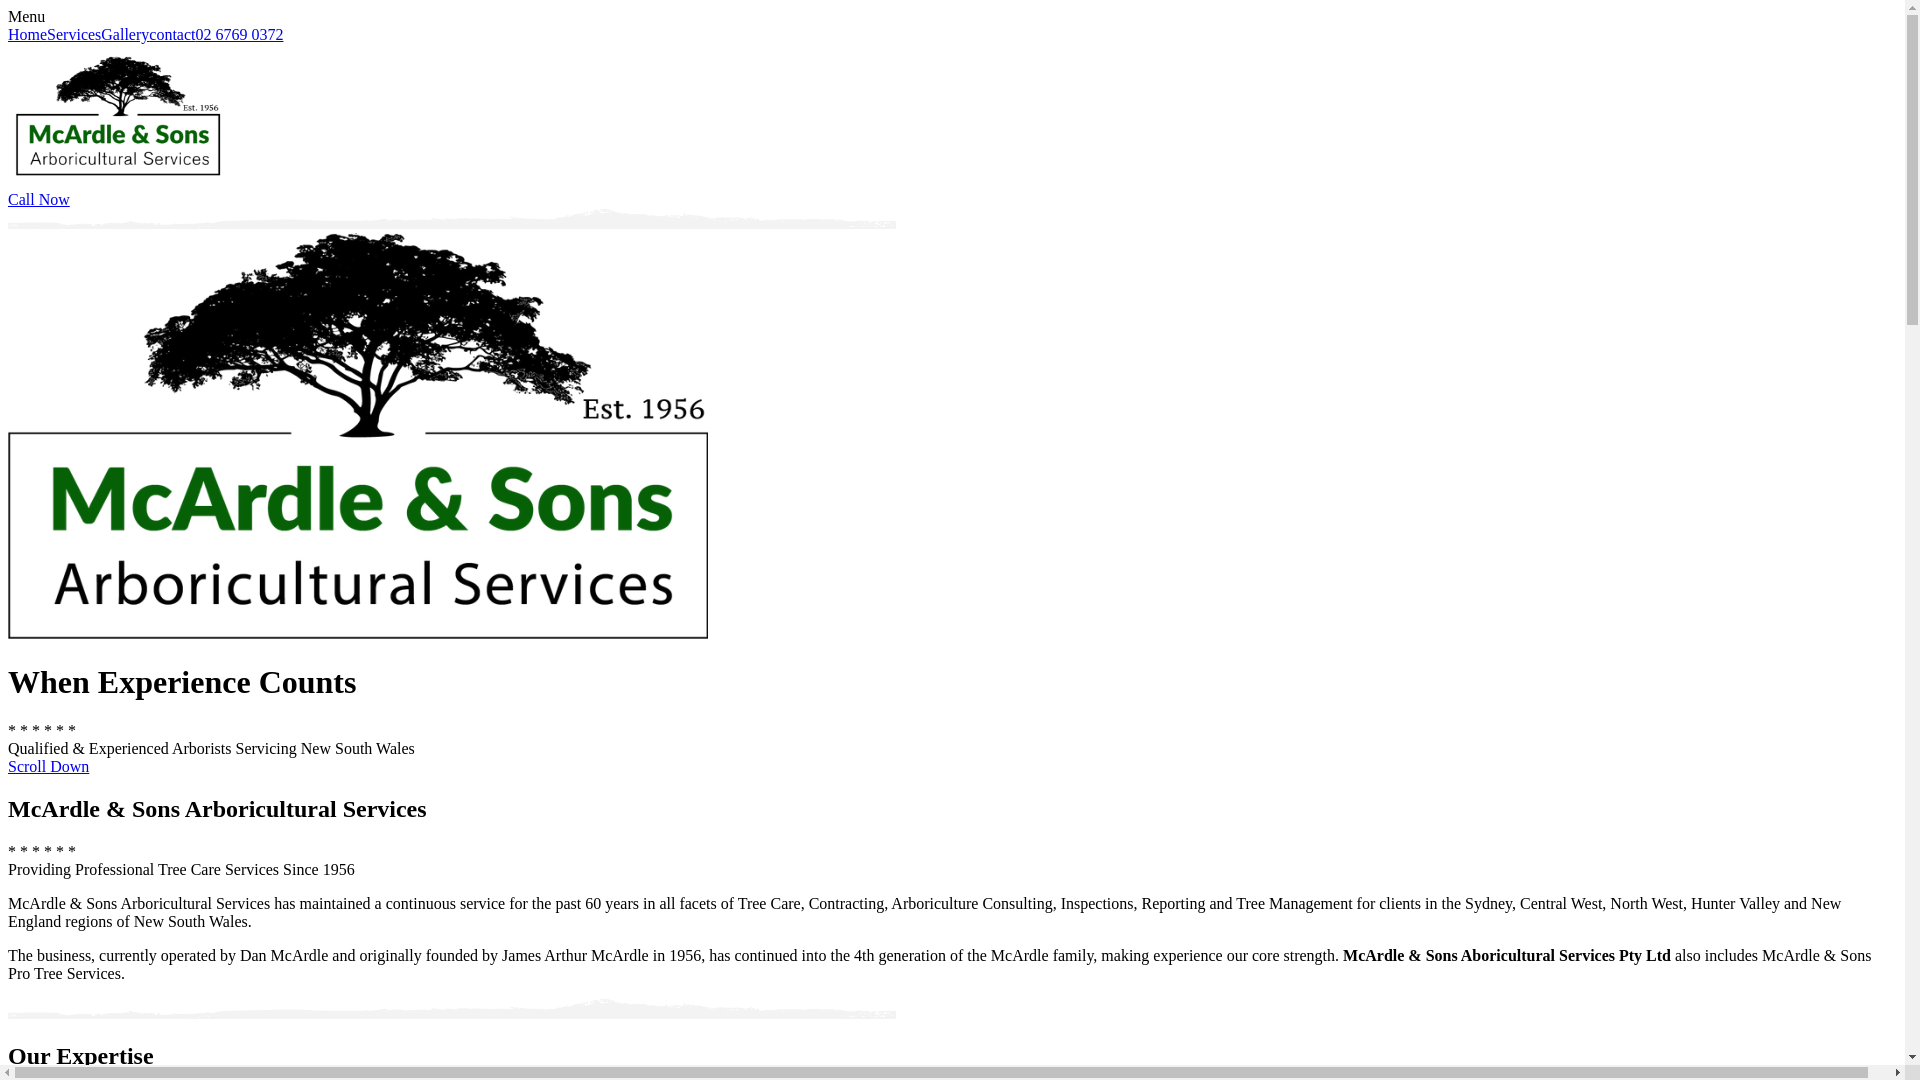  I want to click on 'contact', so click(172, 34).